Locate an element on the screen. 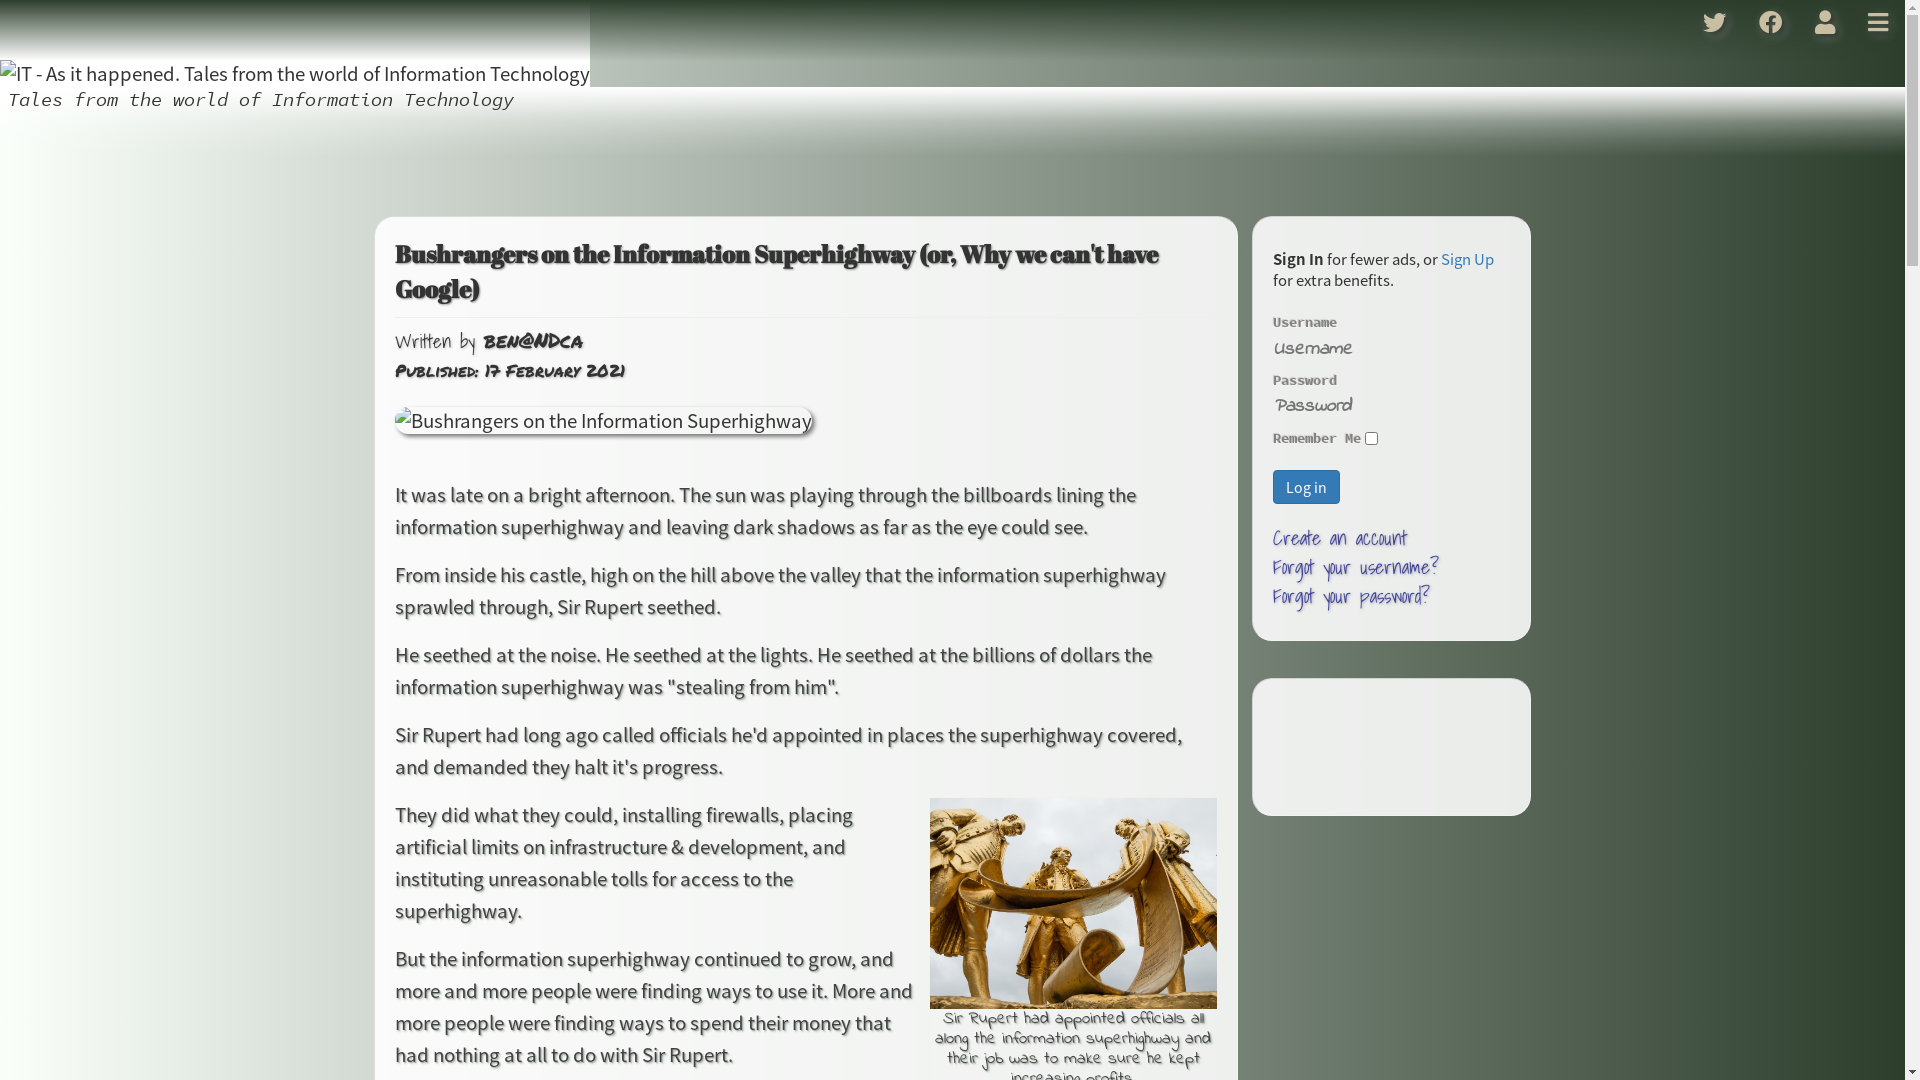  'Sign Up' is located at coordinates (1467, 257).